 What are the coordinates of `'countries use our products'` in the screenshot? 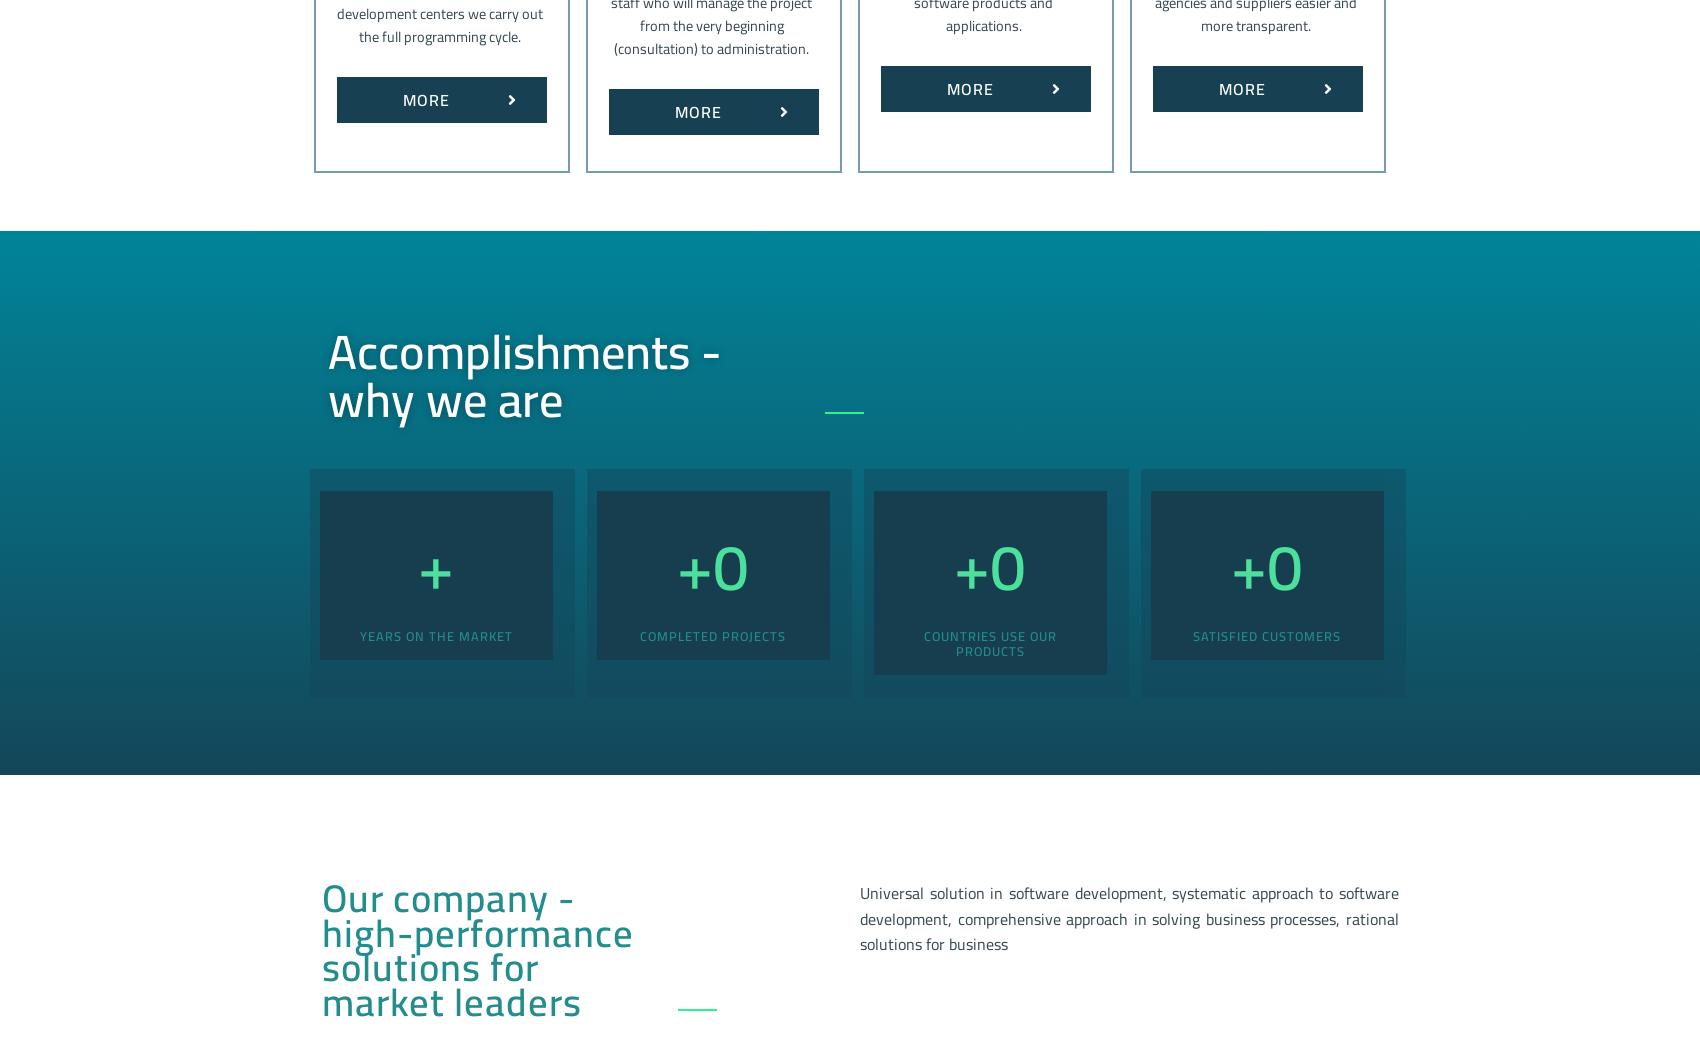 It's located at (988, 641).